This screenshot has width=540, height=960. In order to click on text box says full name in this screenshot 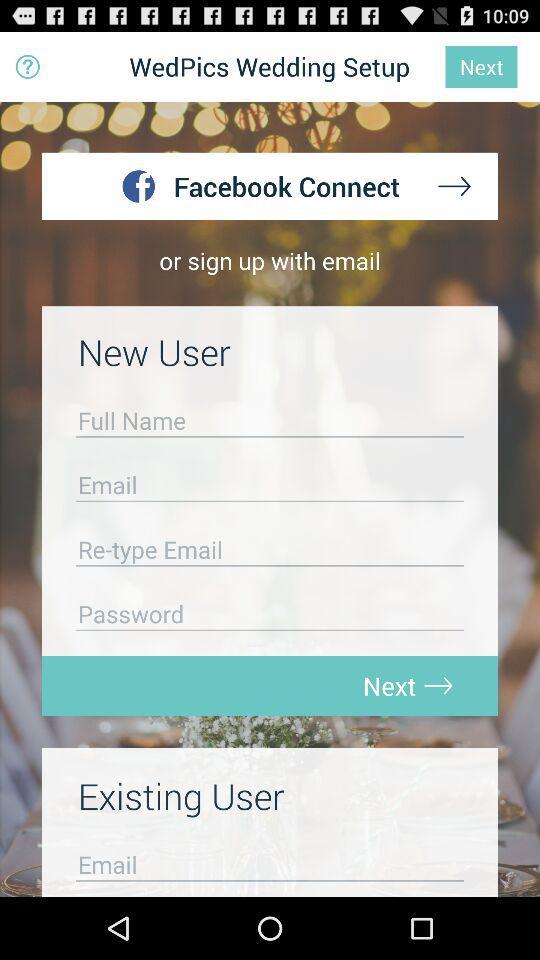, I will do `click(270, 425)`.